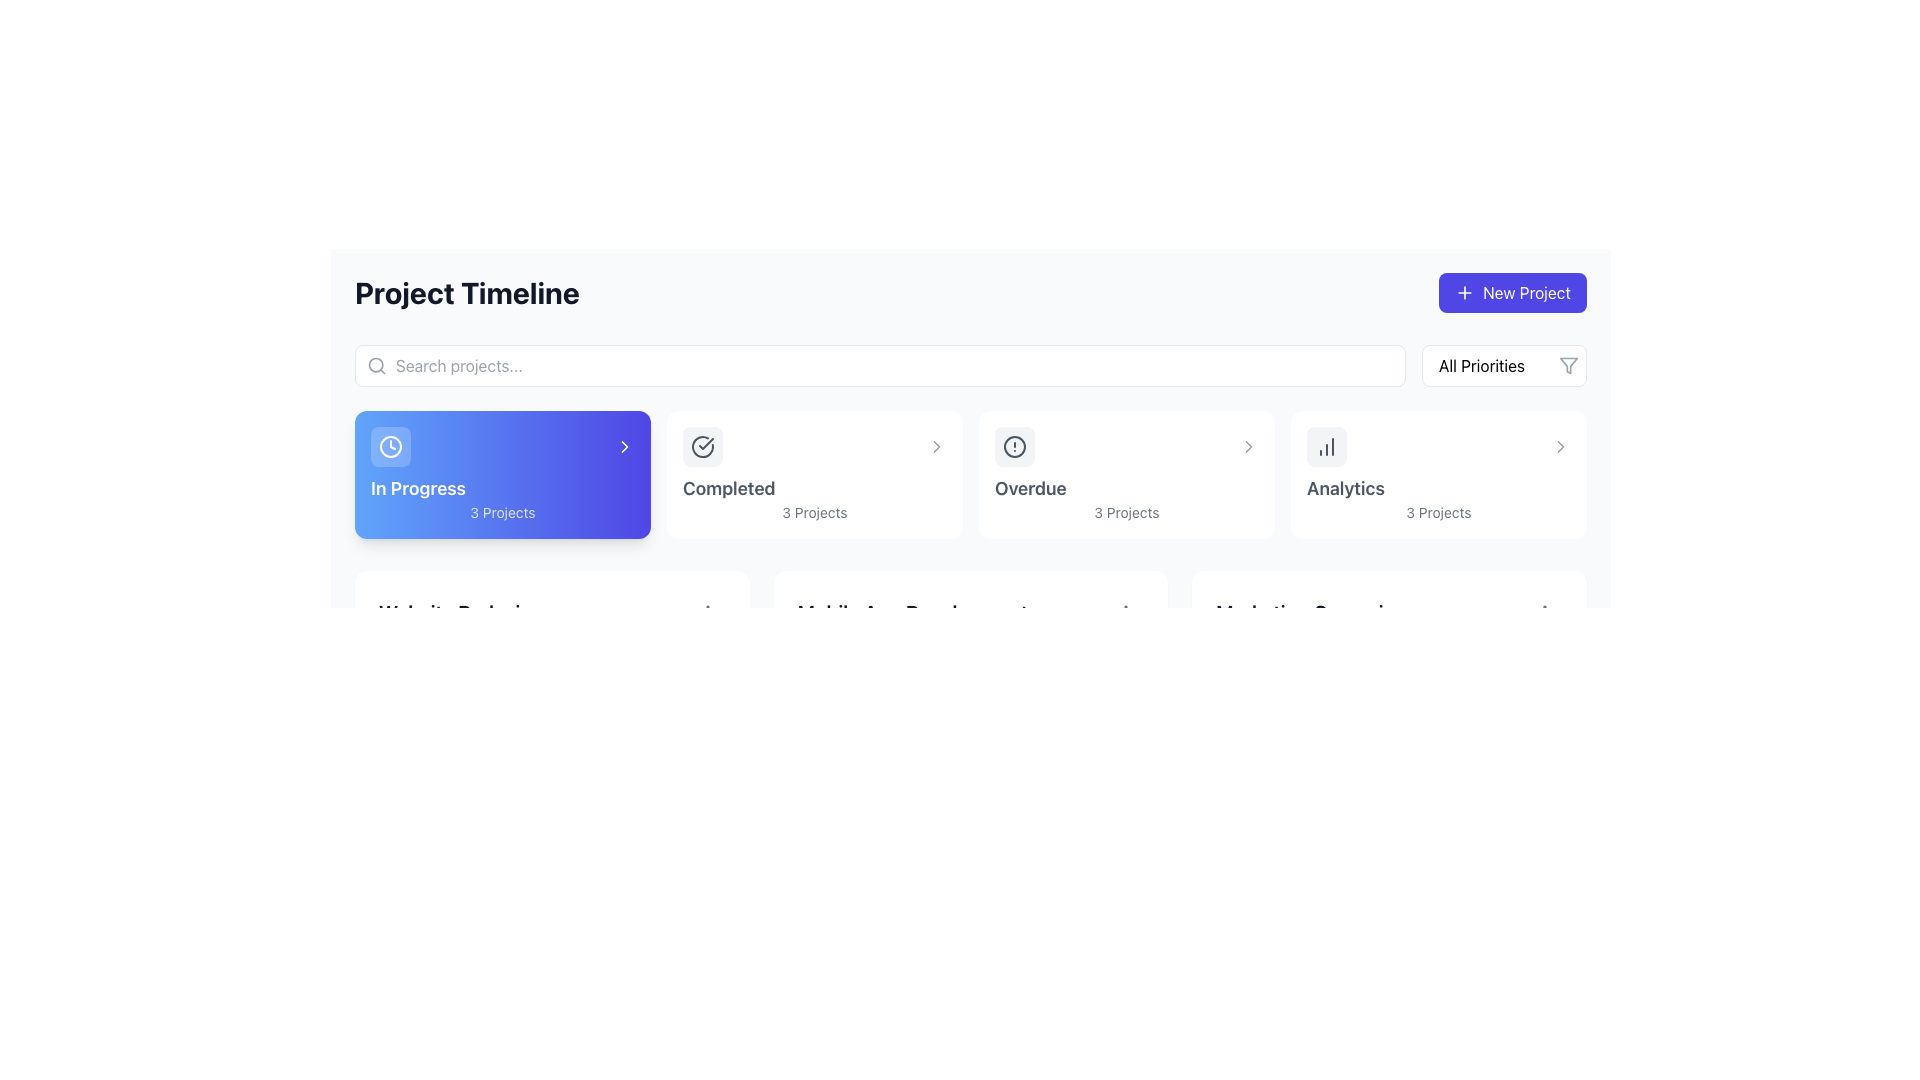  What do you see at coordinates (815, 512) in the screenshot?
I see `the text label displaying '3 Projects' located beneath 'Completed' in the project overview section` at bounding box center [815, 512].